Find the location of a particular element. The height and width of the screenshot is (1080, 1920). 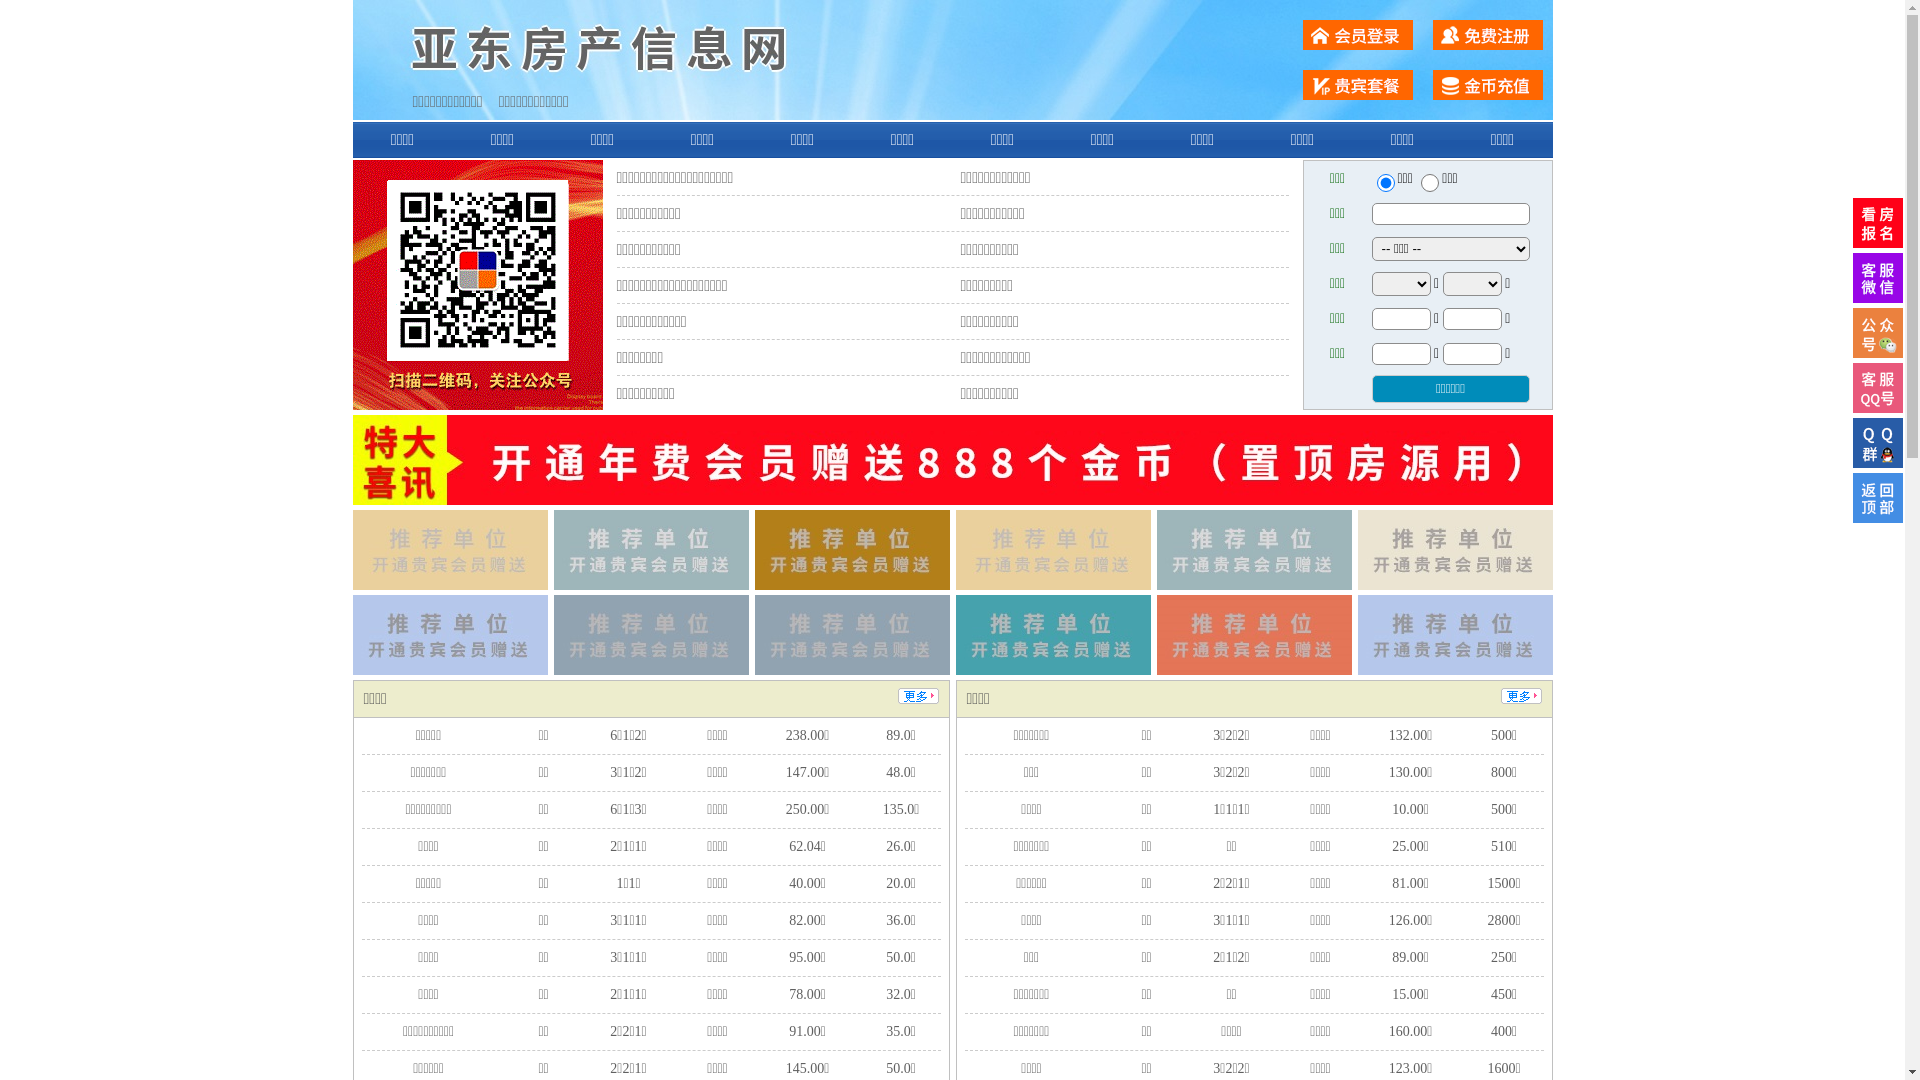

'ershou' is located at coordinates (1384, 182).